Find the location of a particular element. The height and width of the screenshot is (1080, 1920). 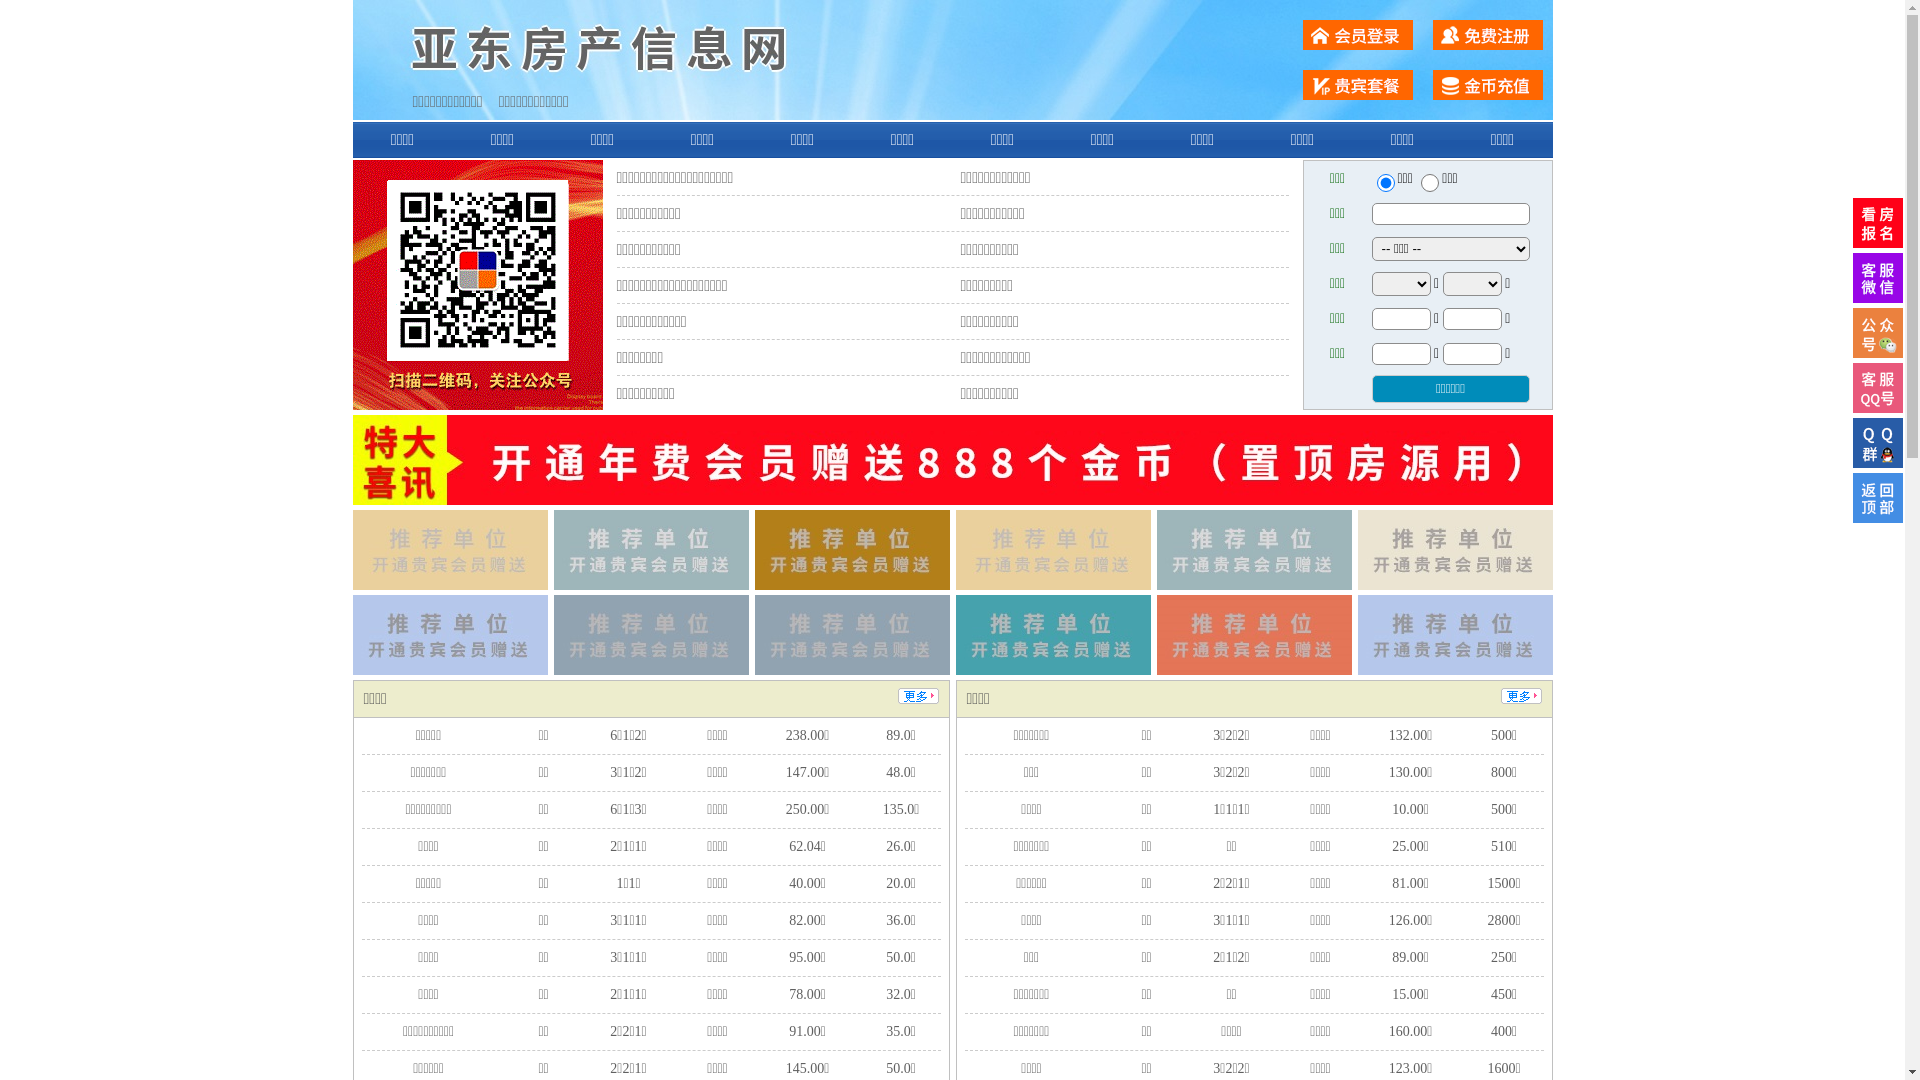

'ershou' is located at coordinates (1384, 182).